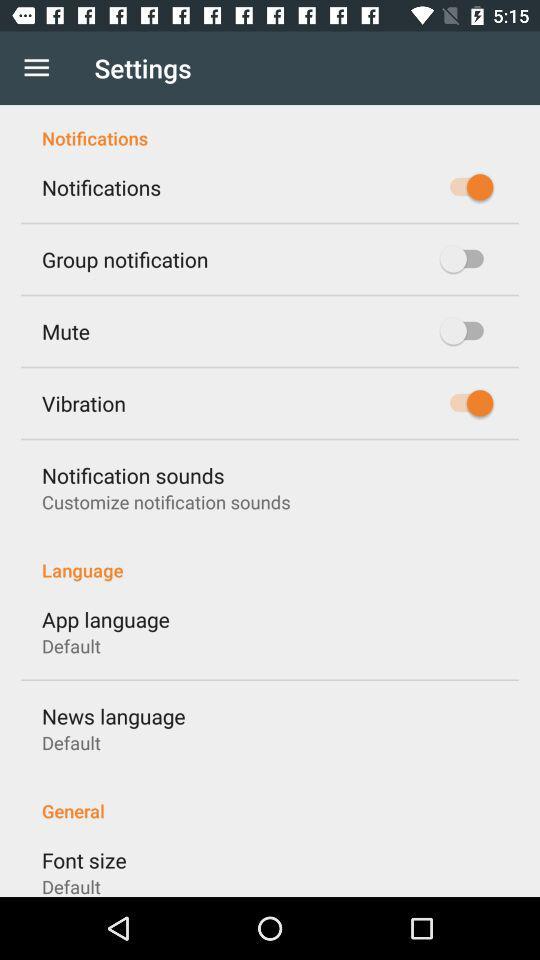 This screenshot has width=540, height=960. Describe the element at coordinates (125, 258) in the screenshot. I see `the group notification item` at that location.